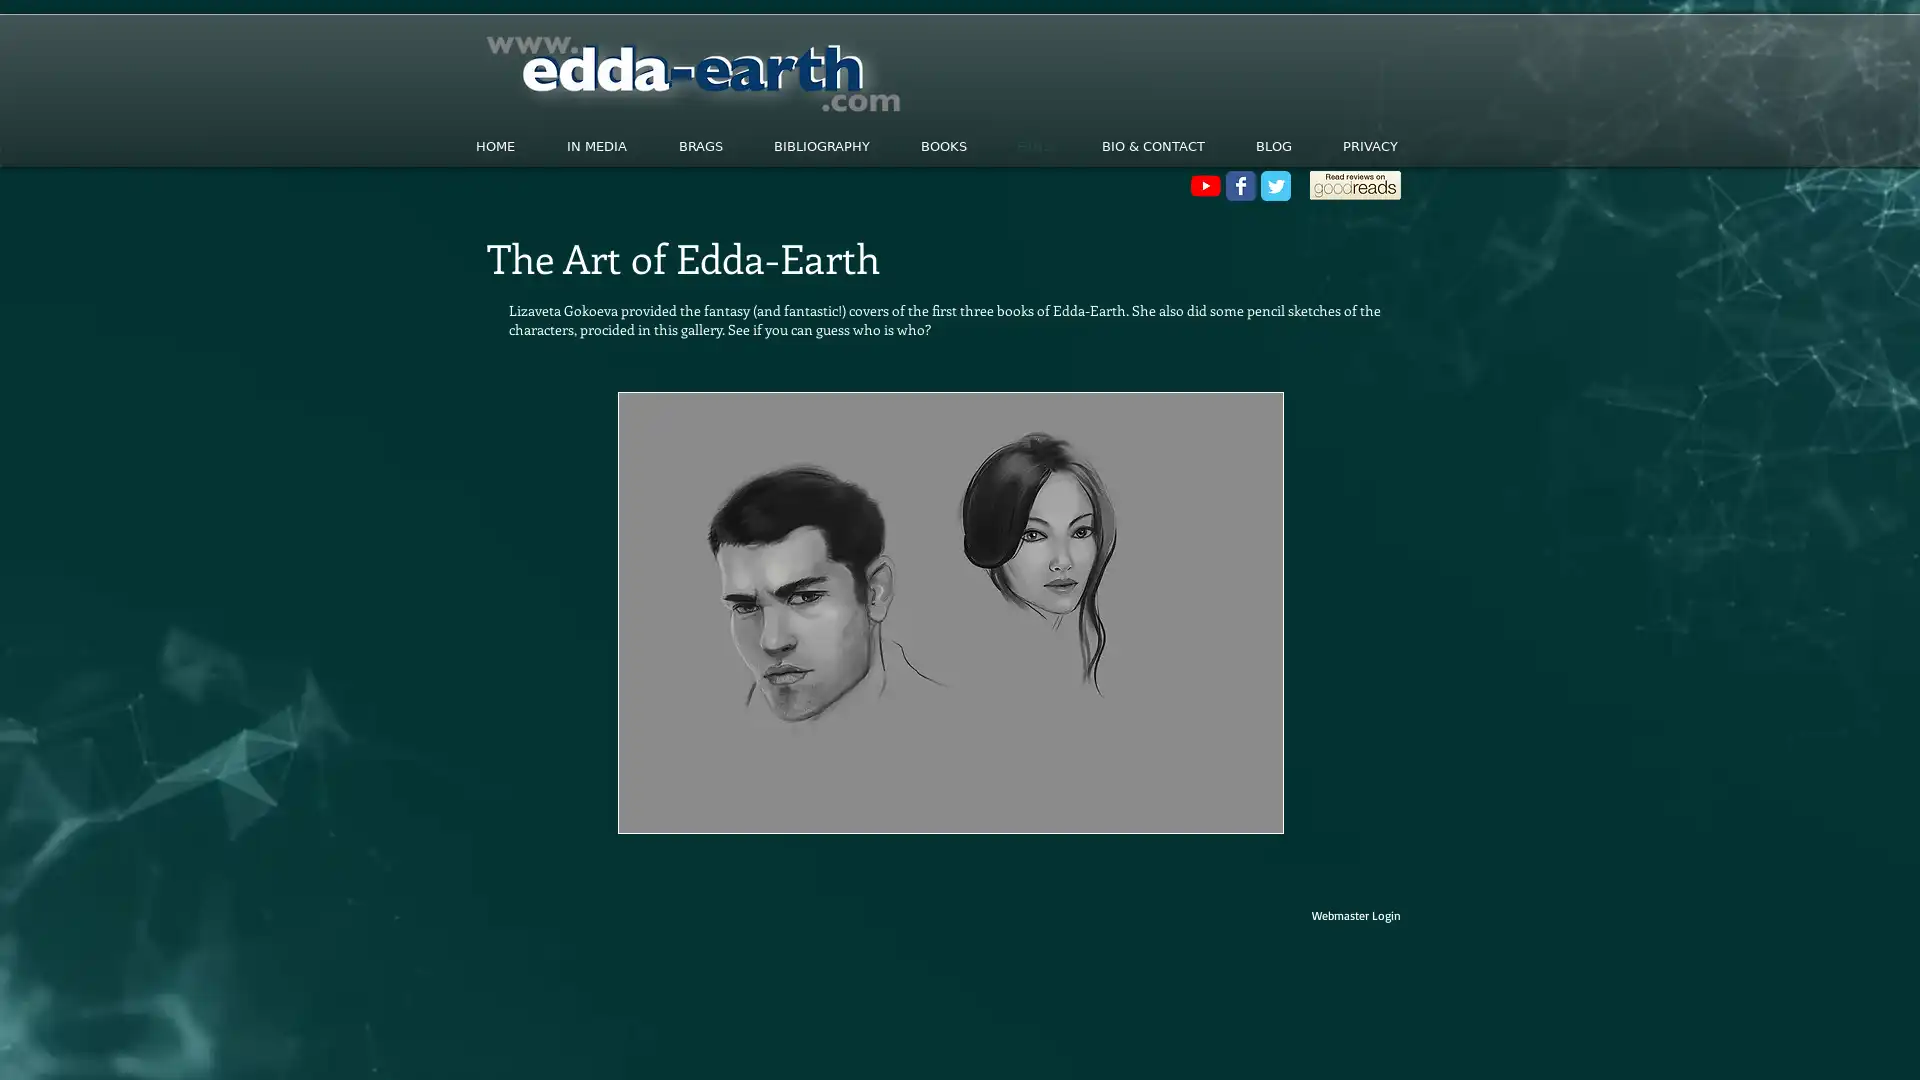  I want to click on play, so click(1237, 815).